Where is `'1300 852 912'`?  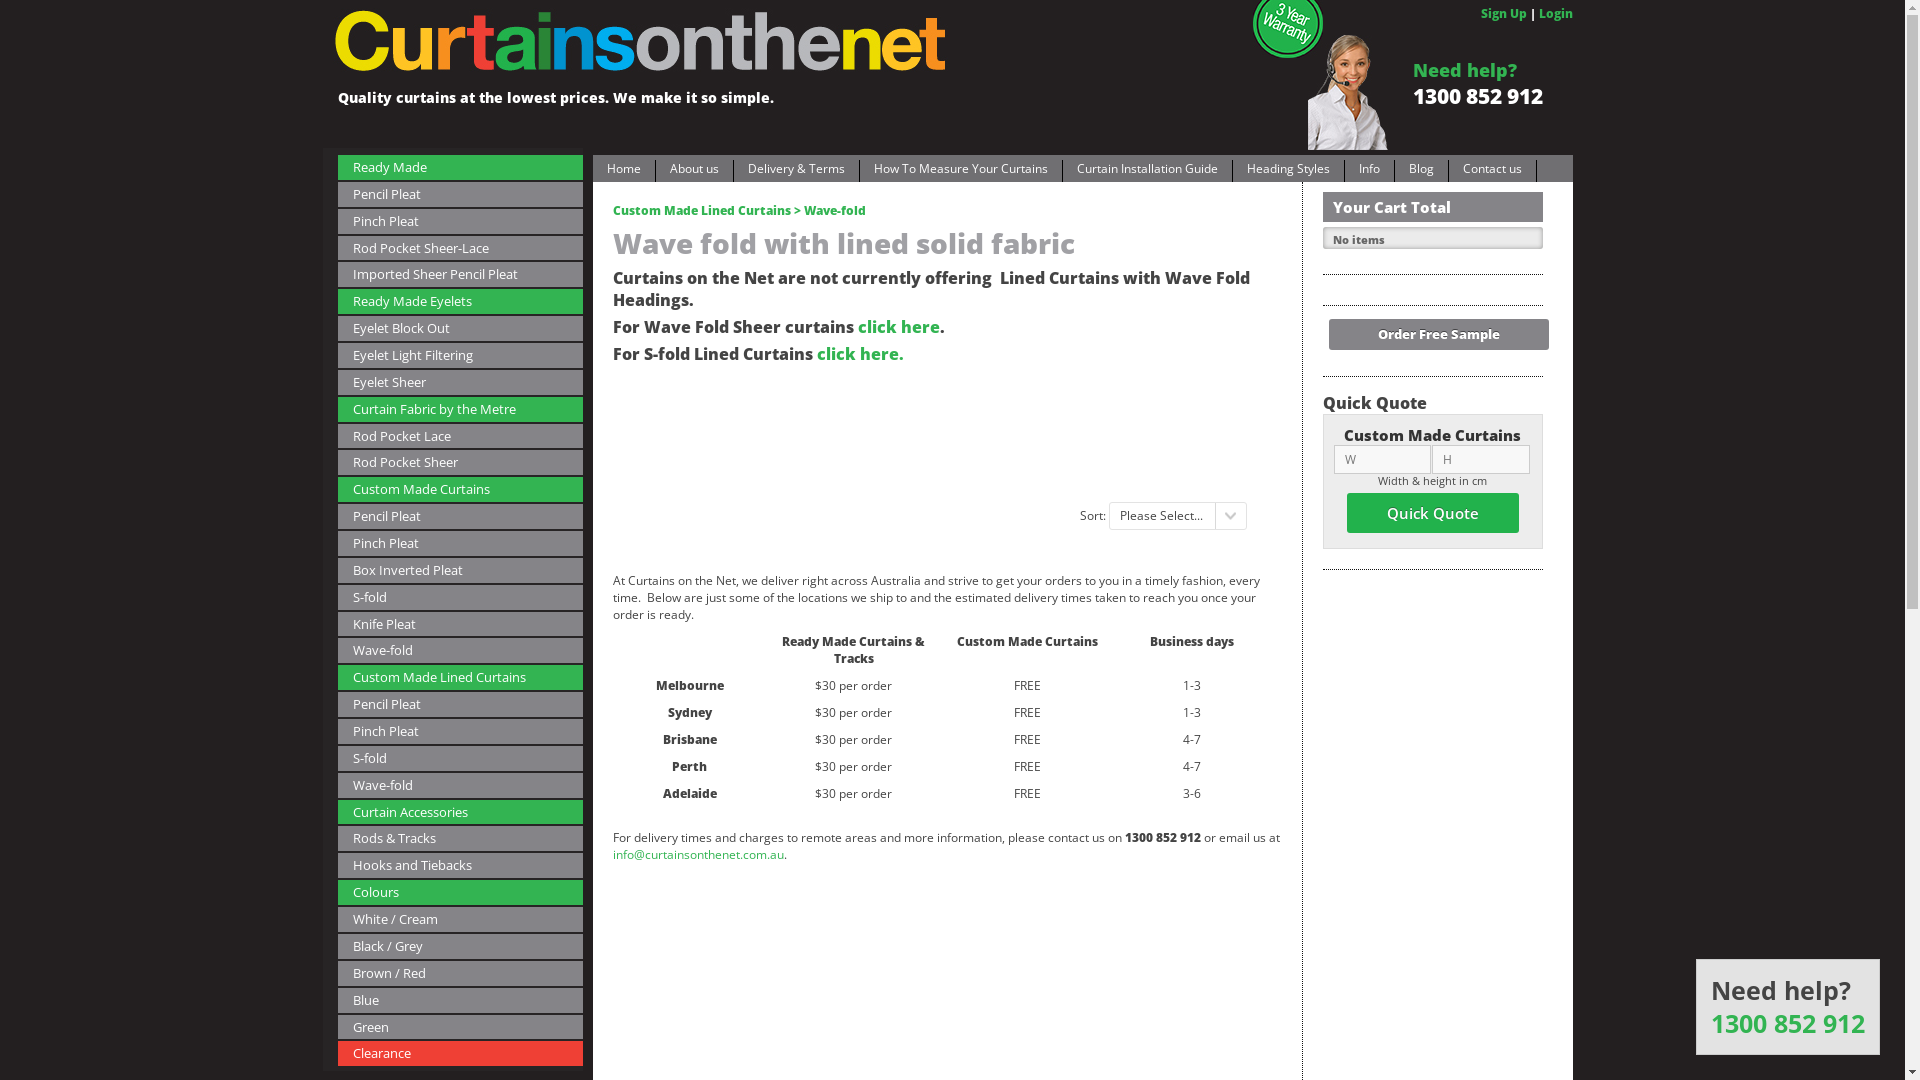
'1300 852 912' is located at coordinates (1410, 96).